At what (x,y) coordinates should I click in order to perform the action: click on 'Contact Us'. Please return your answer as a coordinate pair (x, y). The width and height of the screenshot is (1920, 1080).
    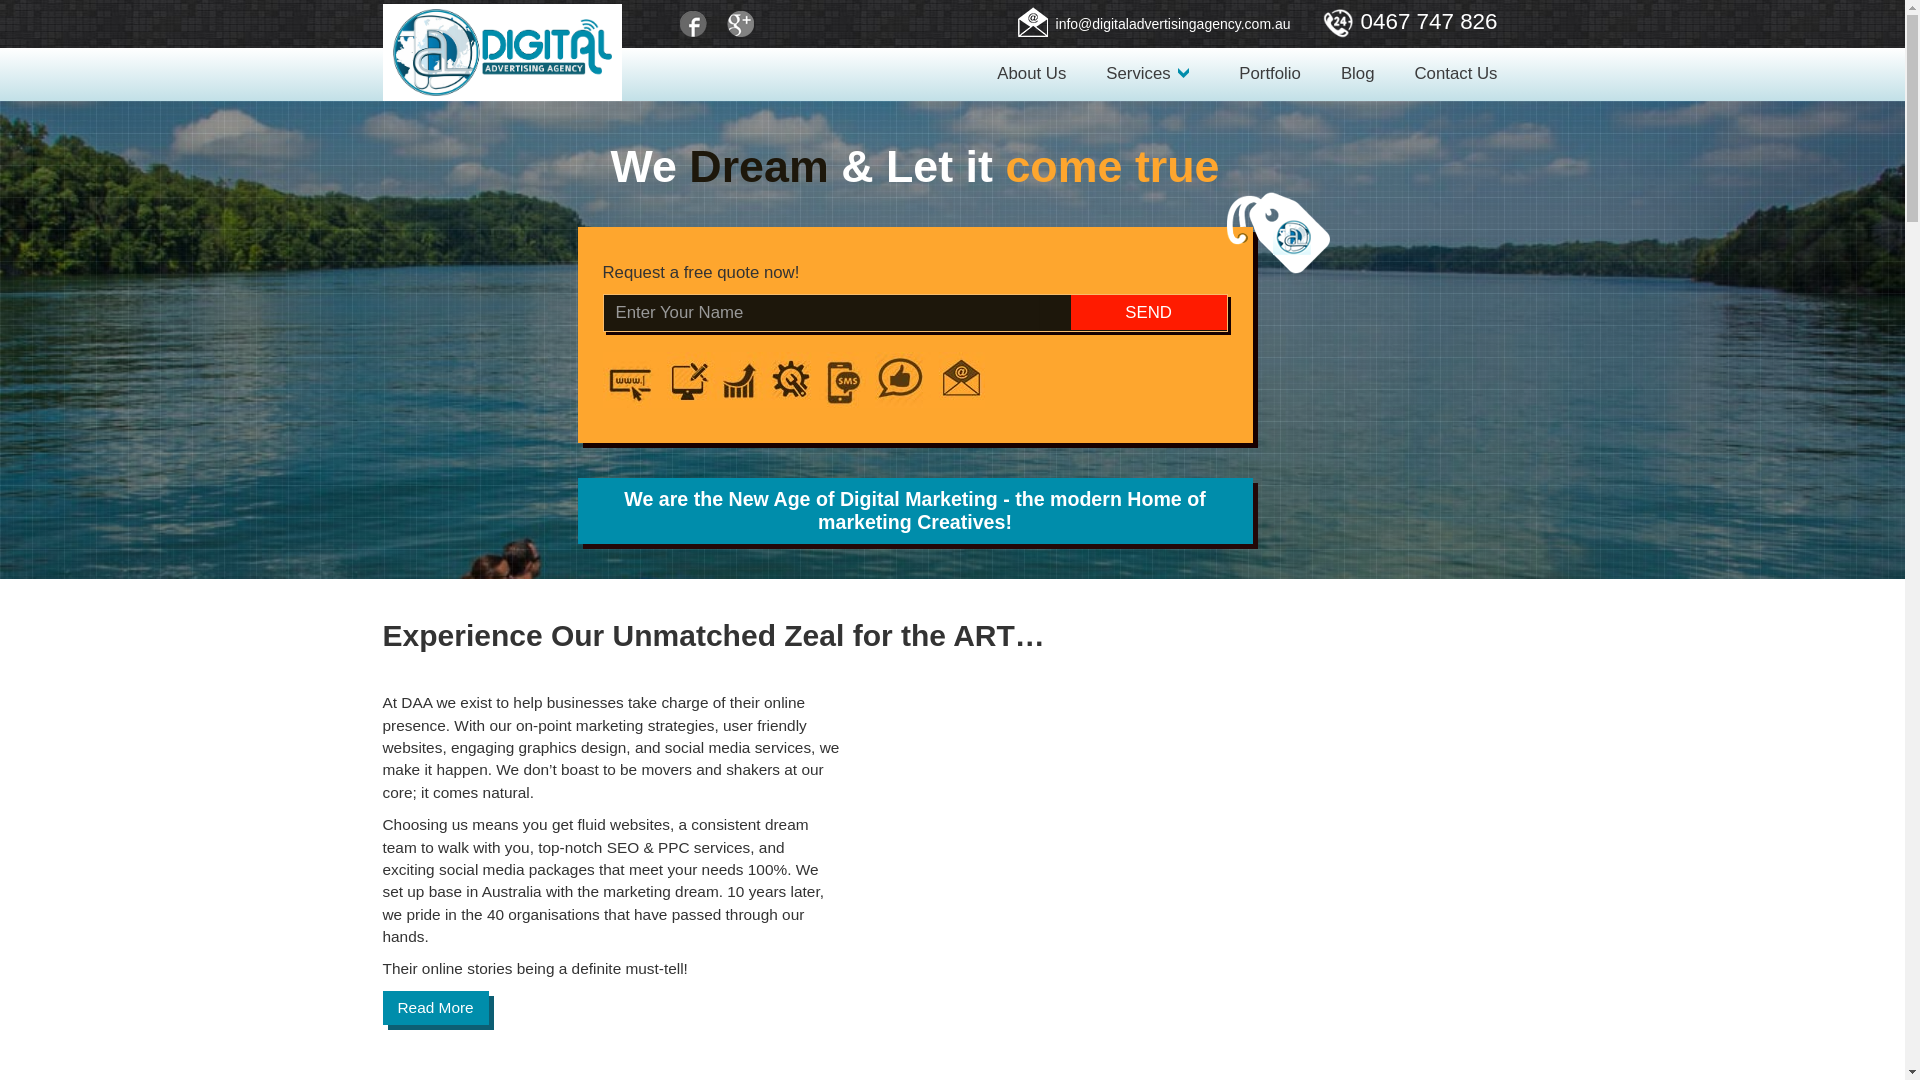
    Looking at the image, I should click on (1397, 72).